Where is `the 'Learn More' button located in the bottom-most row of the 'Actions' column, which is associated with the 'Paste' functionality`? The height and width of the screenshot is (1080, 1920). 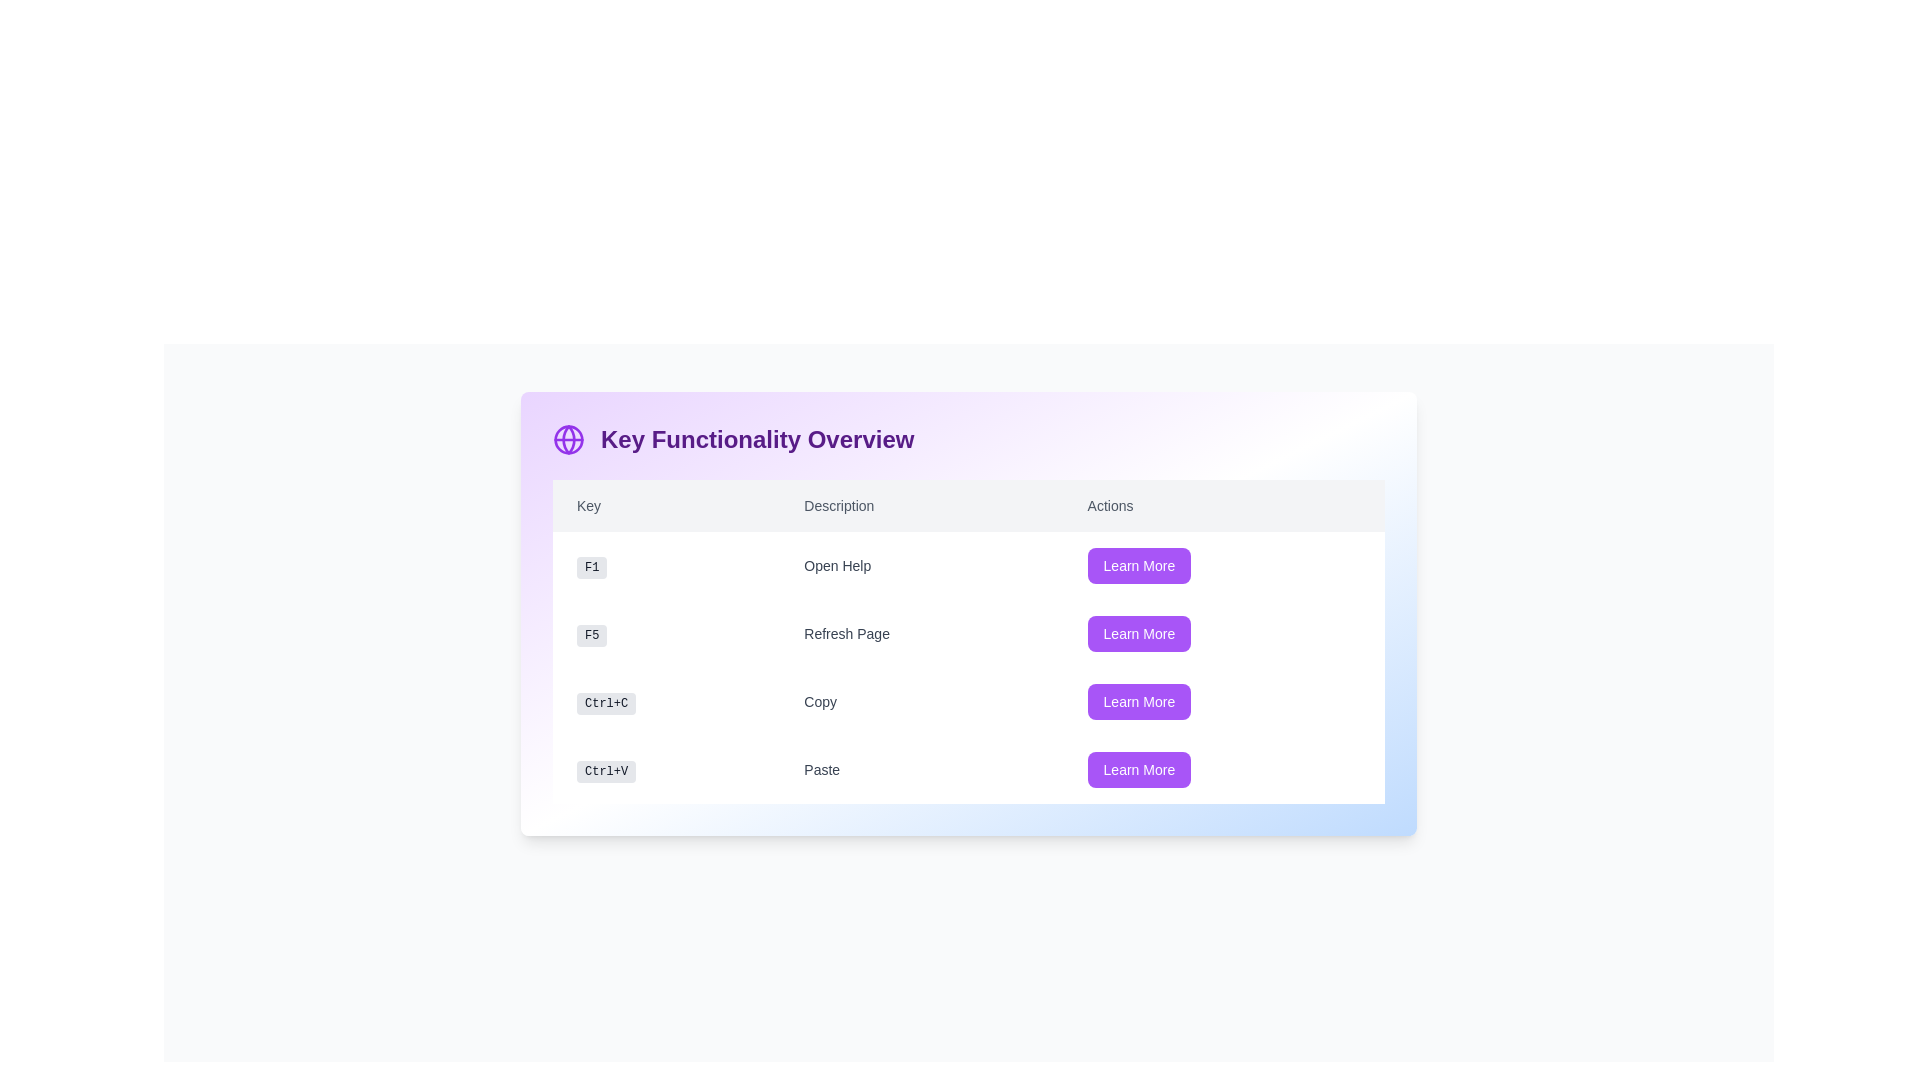
the 'Learn More' button located in the bottom-most row of the 'Actions' column, which is associated with the 'Paste' functionality is located at coordinates (1223, 769).